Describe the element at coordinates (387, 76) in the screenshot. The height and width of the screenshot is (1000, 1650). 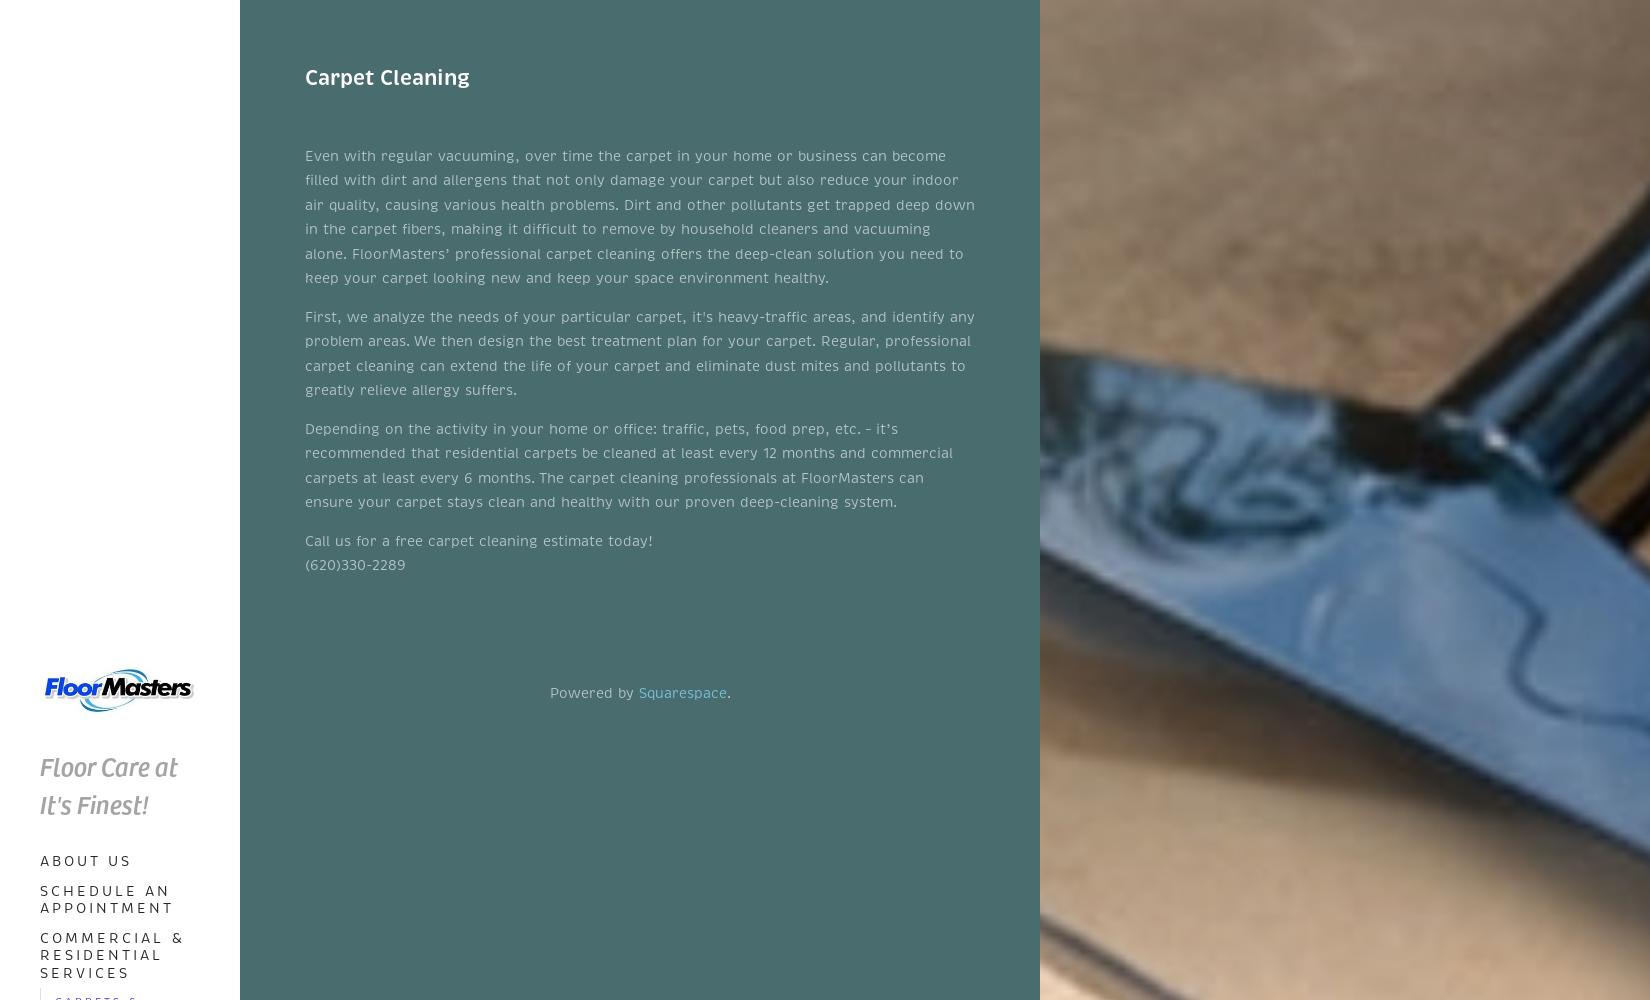
I see `'Carpet Cleaning'` at that location.